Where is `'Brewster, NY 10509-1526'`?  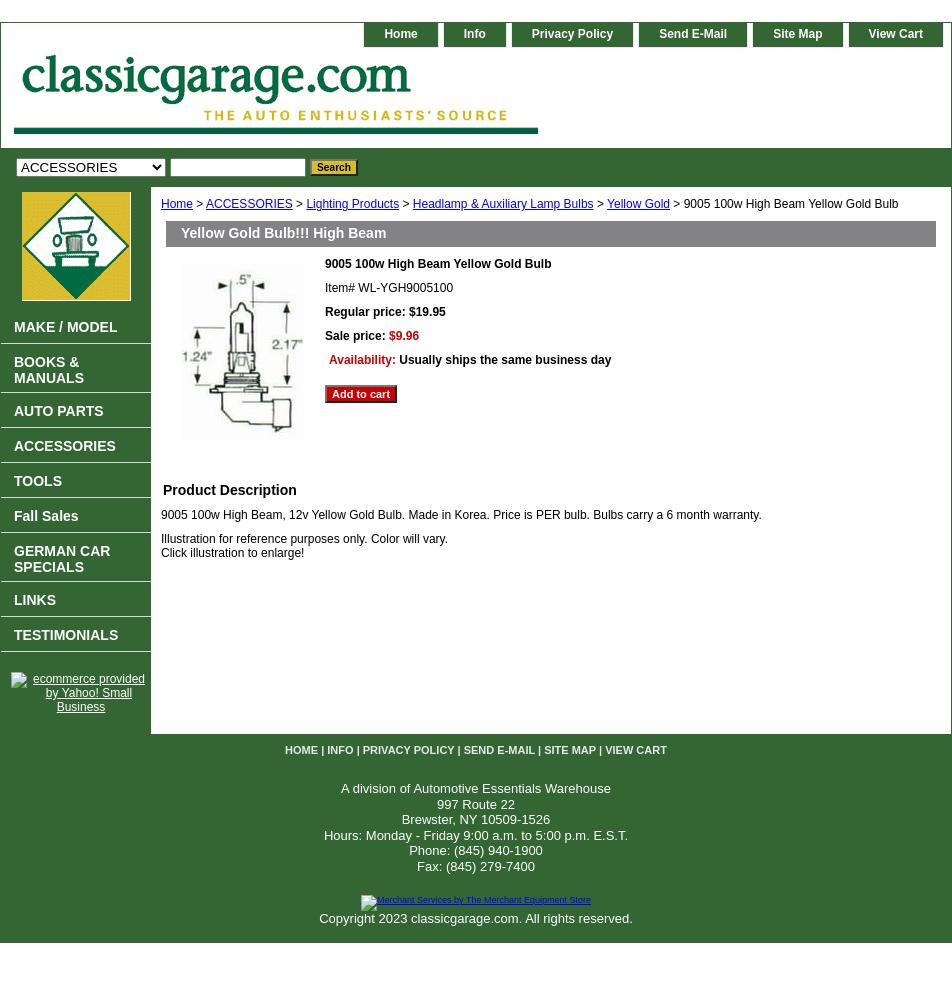
'Brewster, NY 10509-1526' is located at coordinates (400, 818).